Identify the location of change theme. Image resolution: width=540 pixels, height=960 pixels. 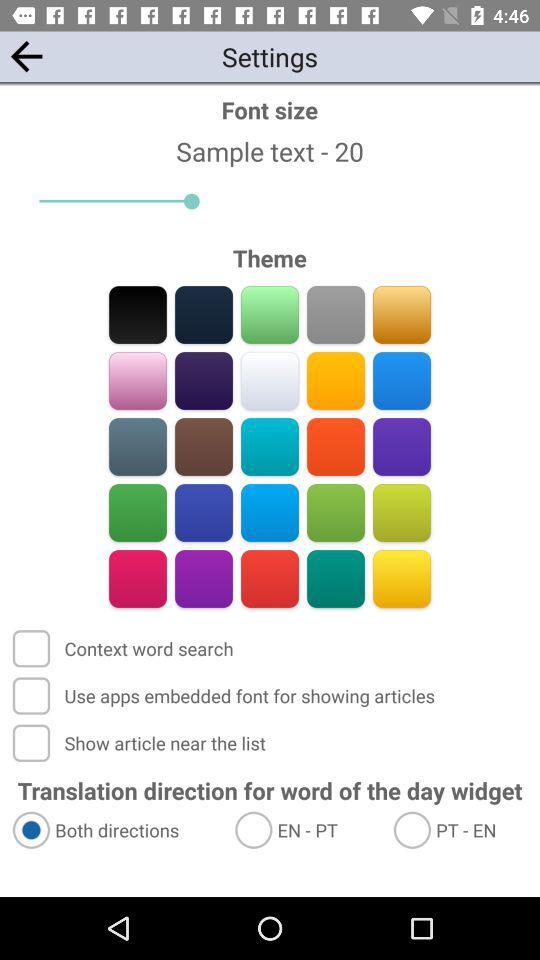
(335, 446).